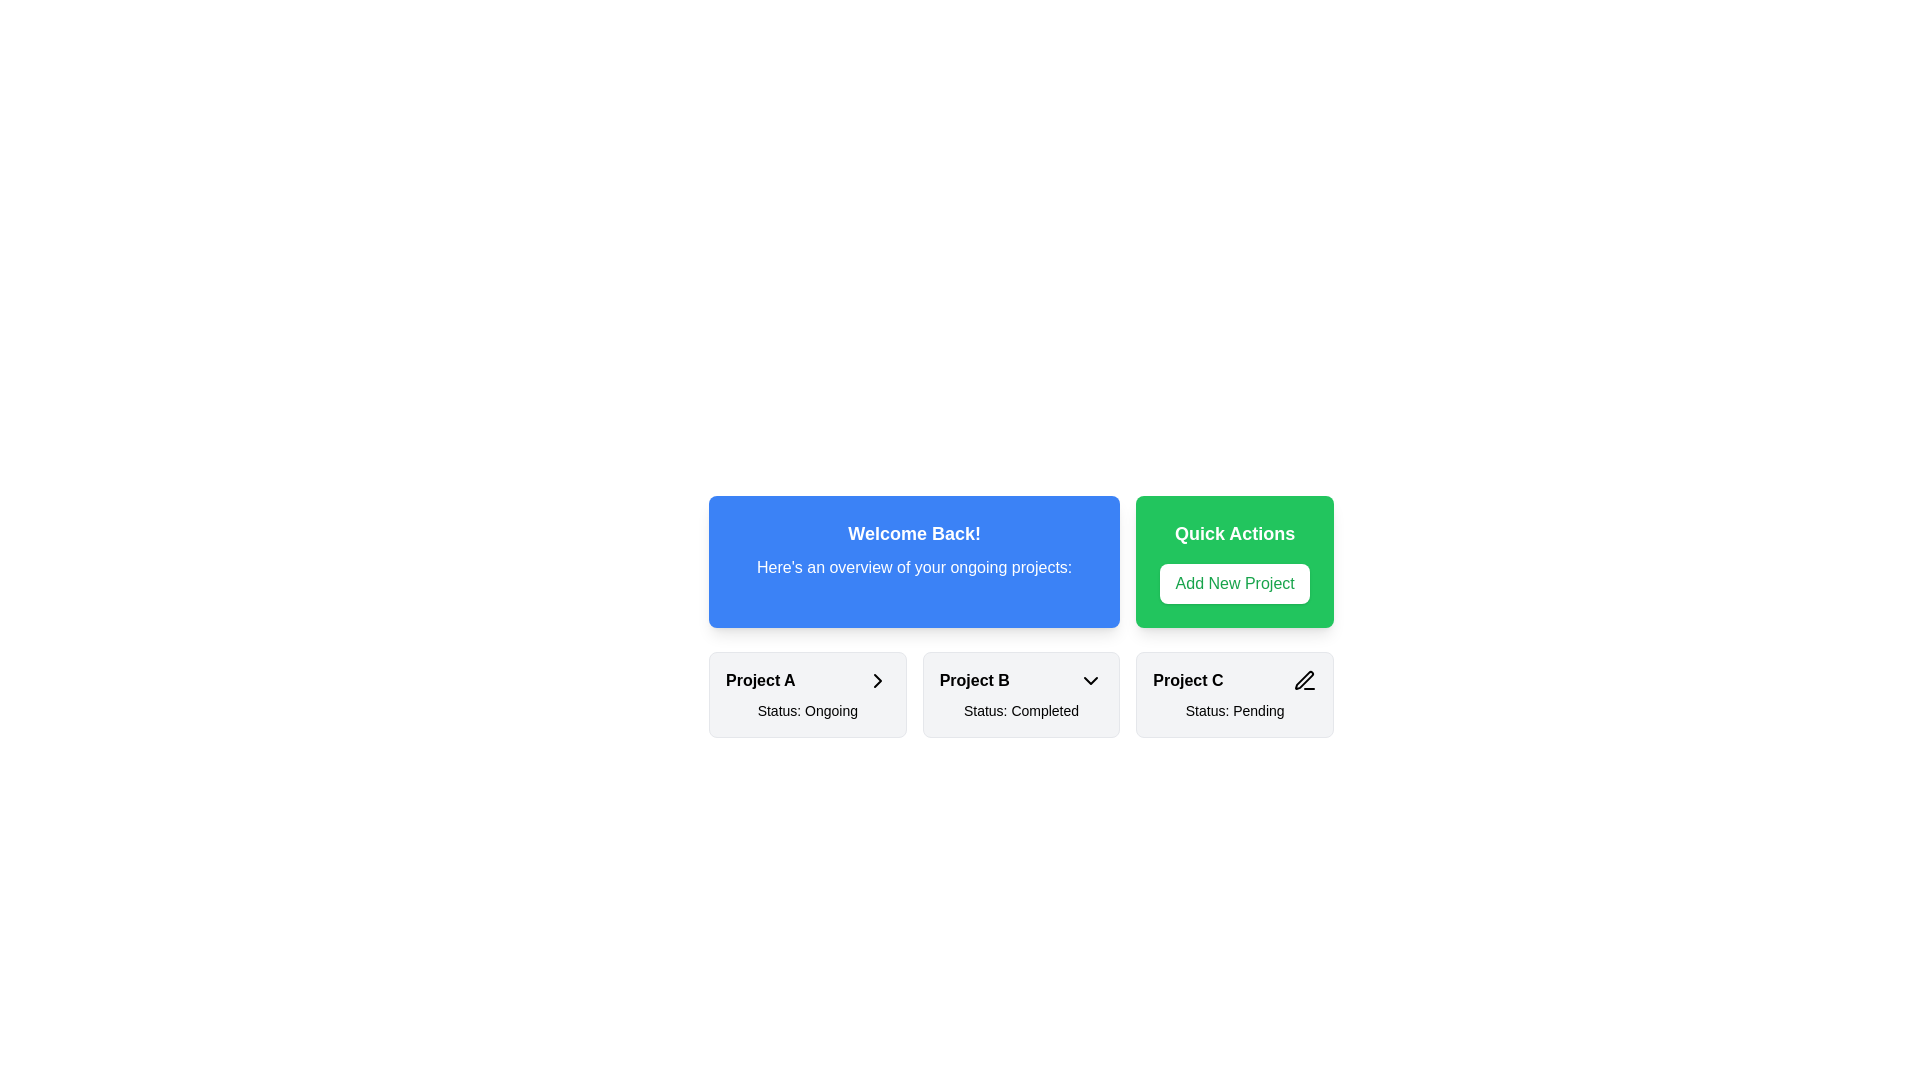  I want to click on the edit icon located at the top-right corner of the 'Project C' card, so click(1305, 680).